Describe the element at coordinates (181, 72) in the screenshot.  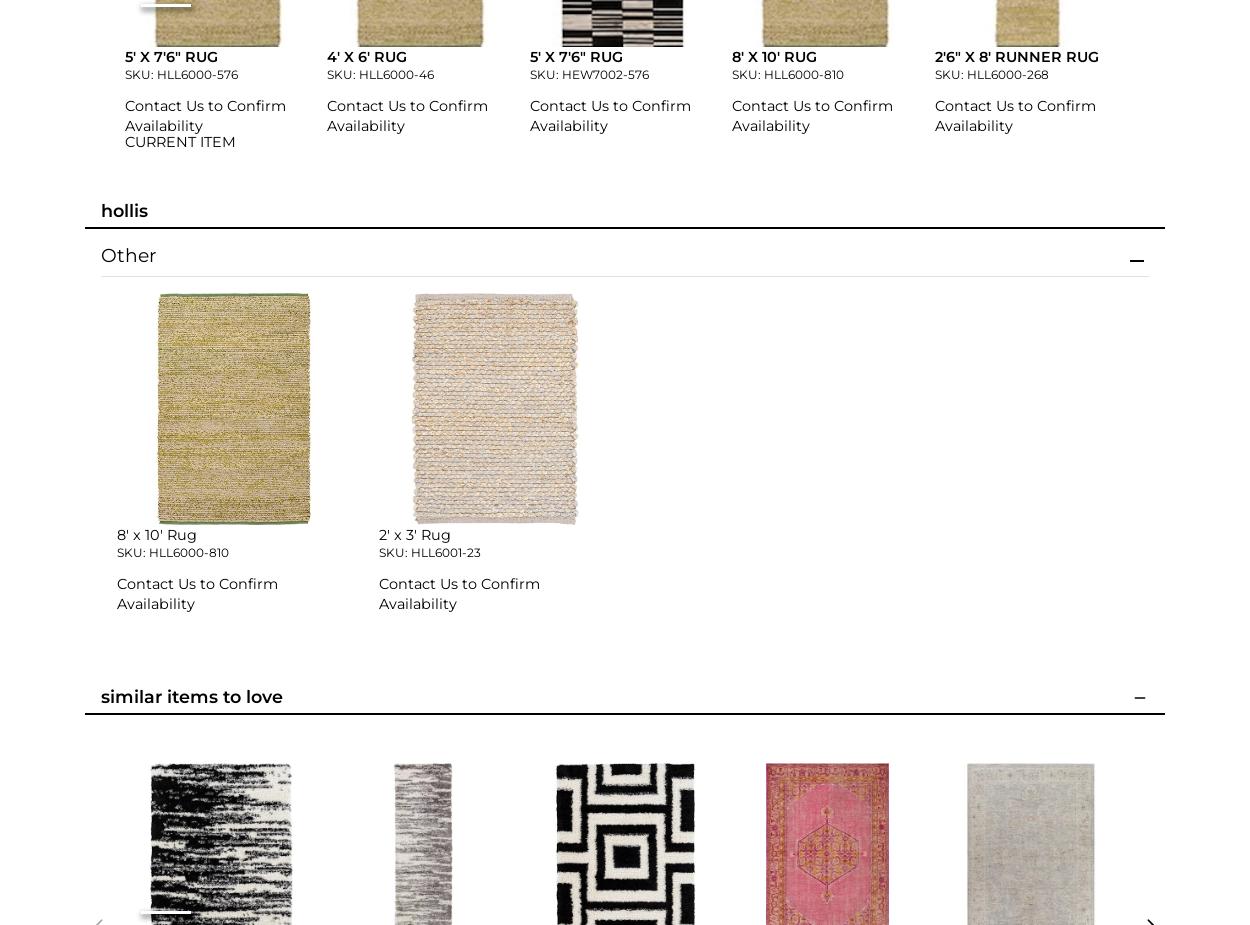
I see `'SKU: HLL6000-576'` at that location.